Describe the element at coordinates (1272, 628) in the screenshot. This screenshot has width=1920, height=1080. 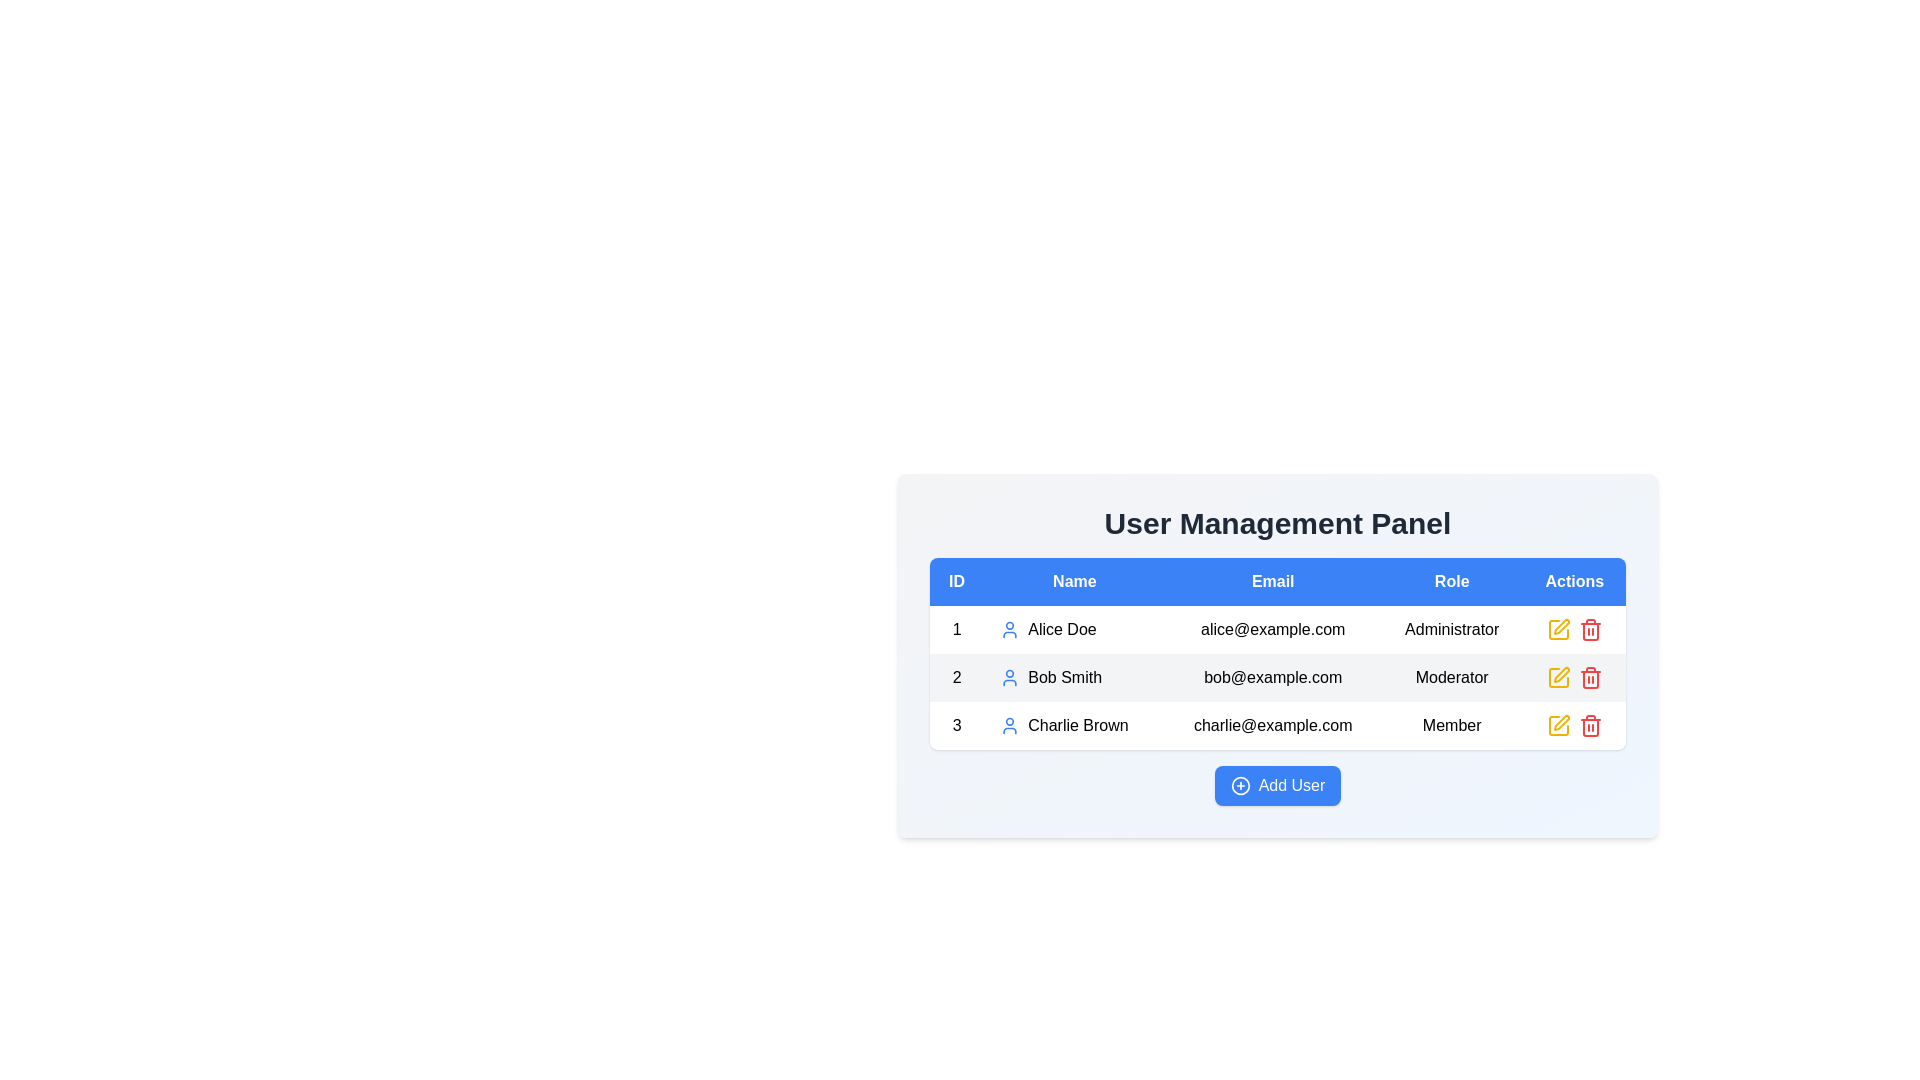
I see `the static text element displaying the email address 'alice@example.com' in the third column of the first row of the user management table` at that location.